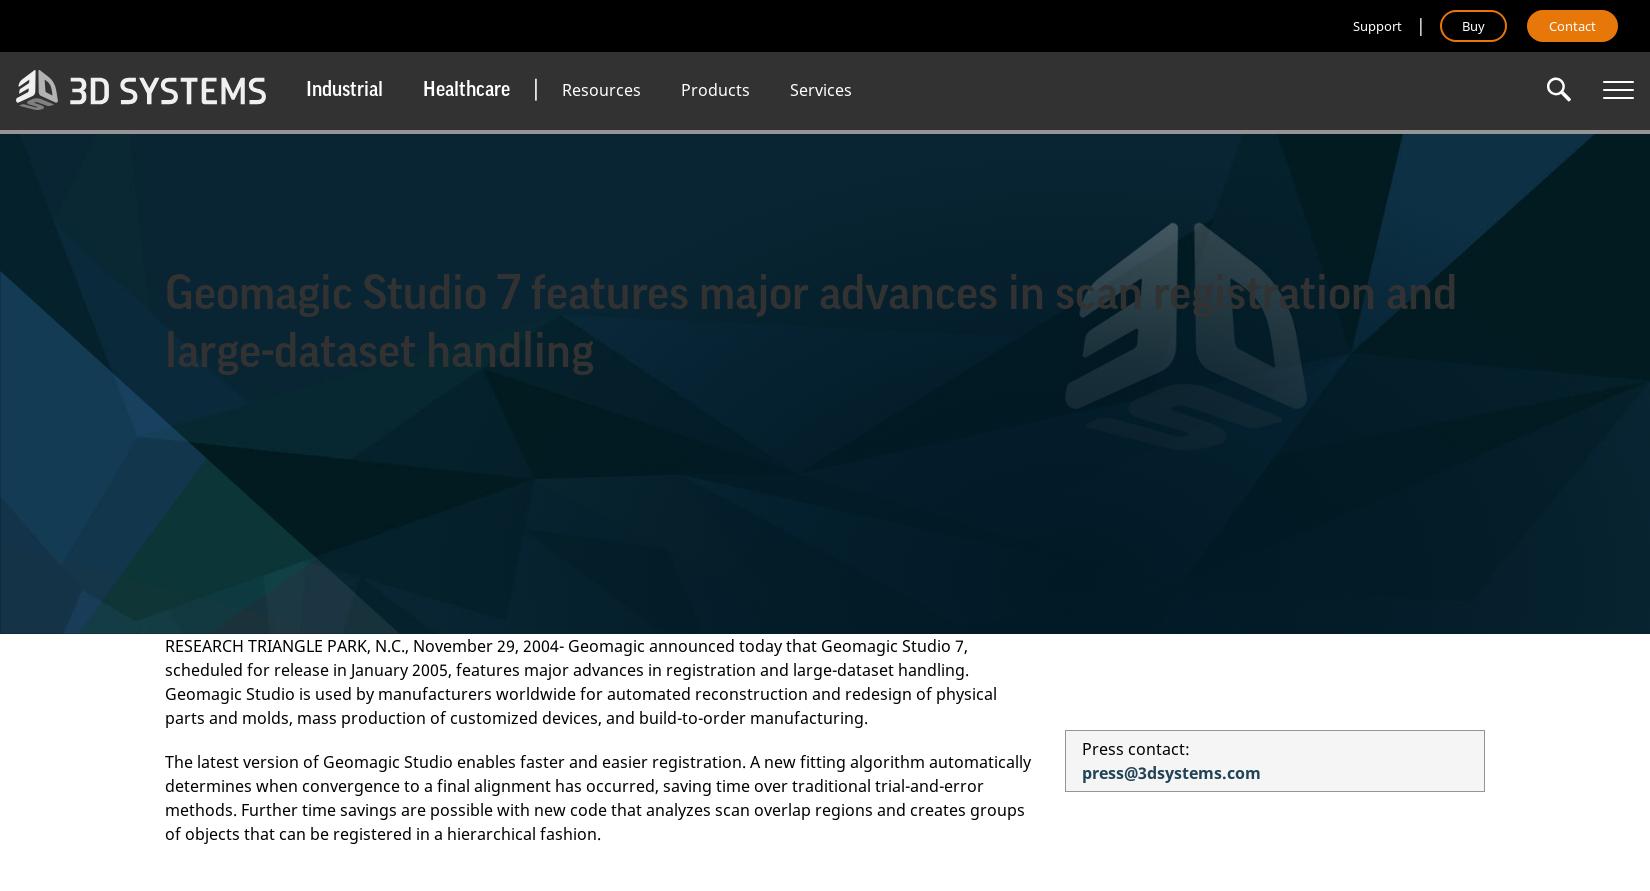  What do you see at coordinates (342, 215) in the screenshot?
I see `'Automotive'` at bounding box center [342, 215].